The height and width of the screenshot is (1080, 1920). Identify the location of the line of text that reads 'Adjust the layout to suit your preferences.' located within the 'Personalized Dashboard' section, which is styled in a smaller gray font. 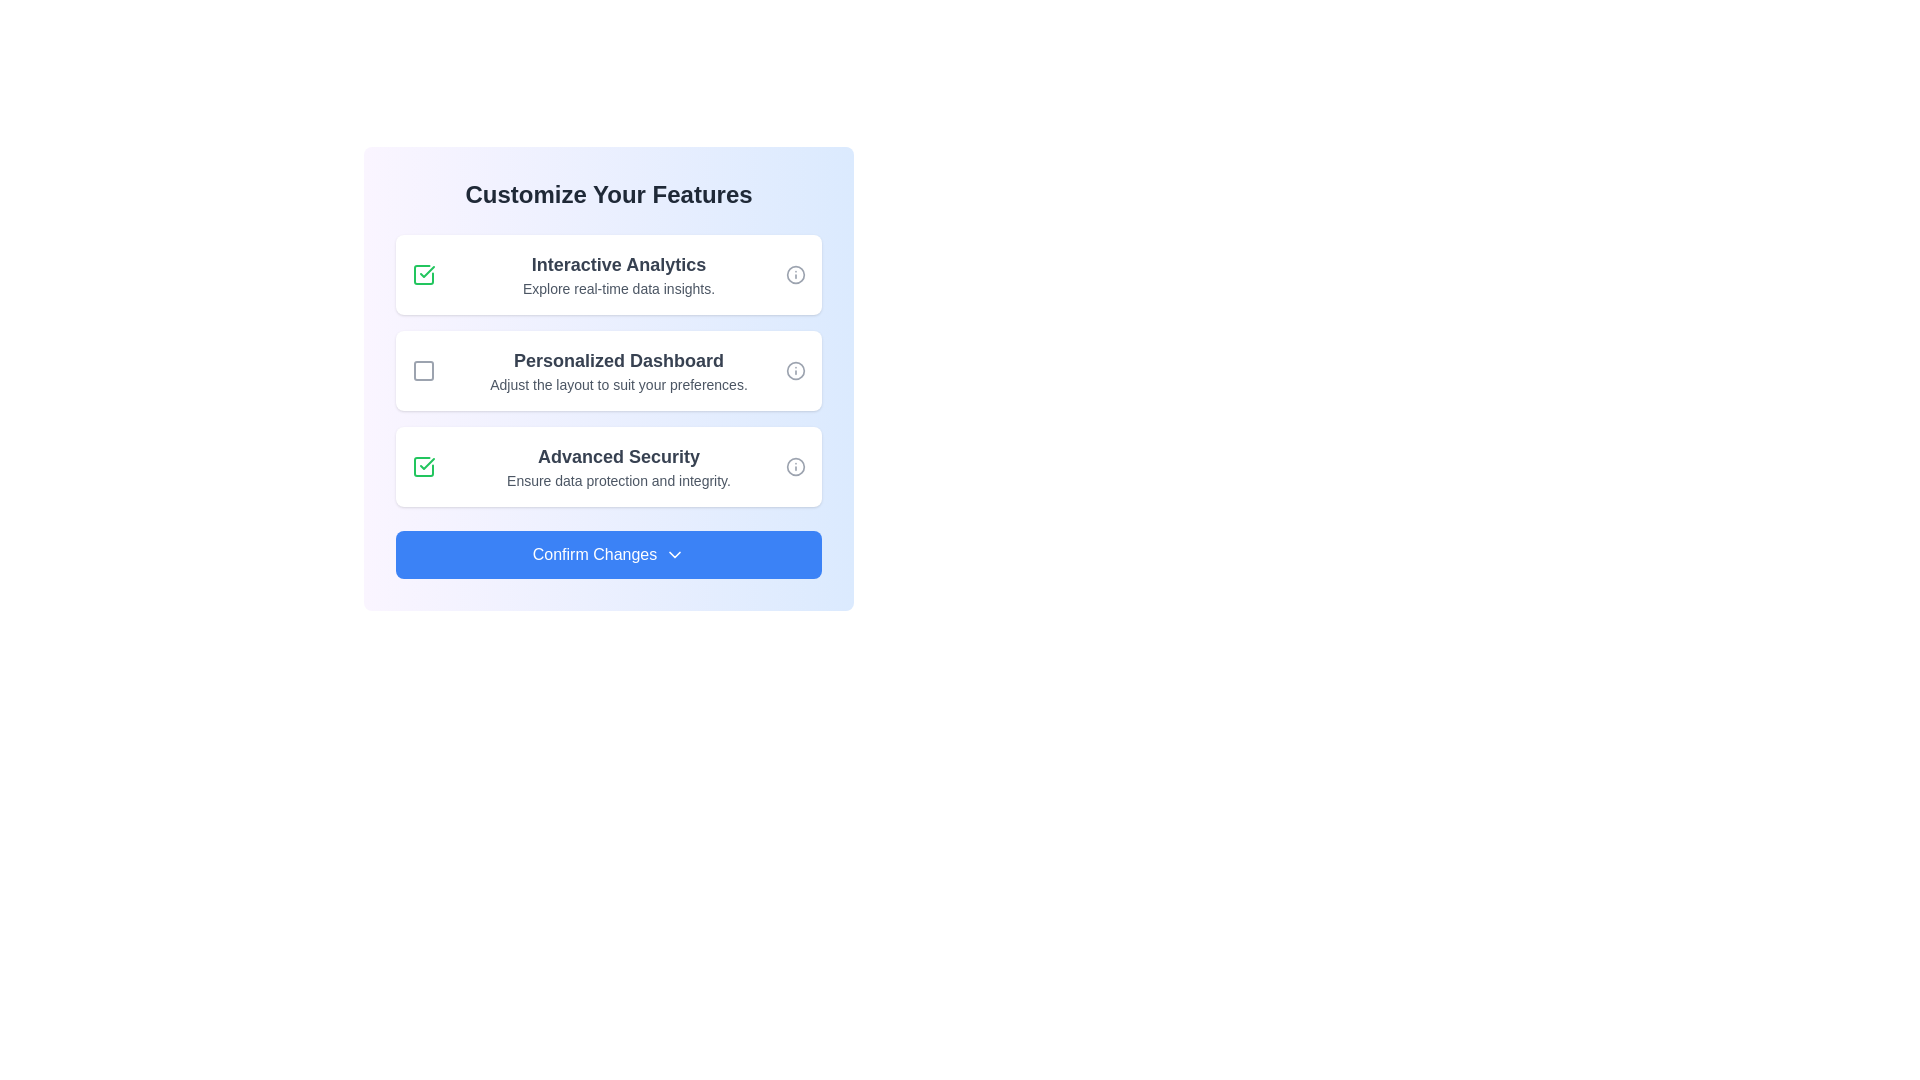
(618, 385).